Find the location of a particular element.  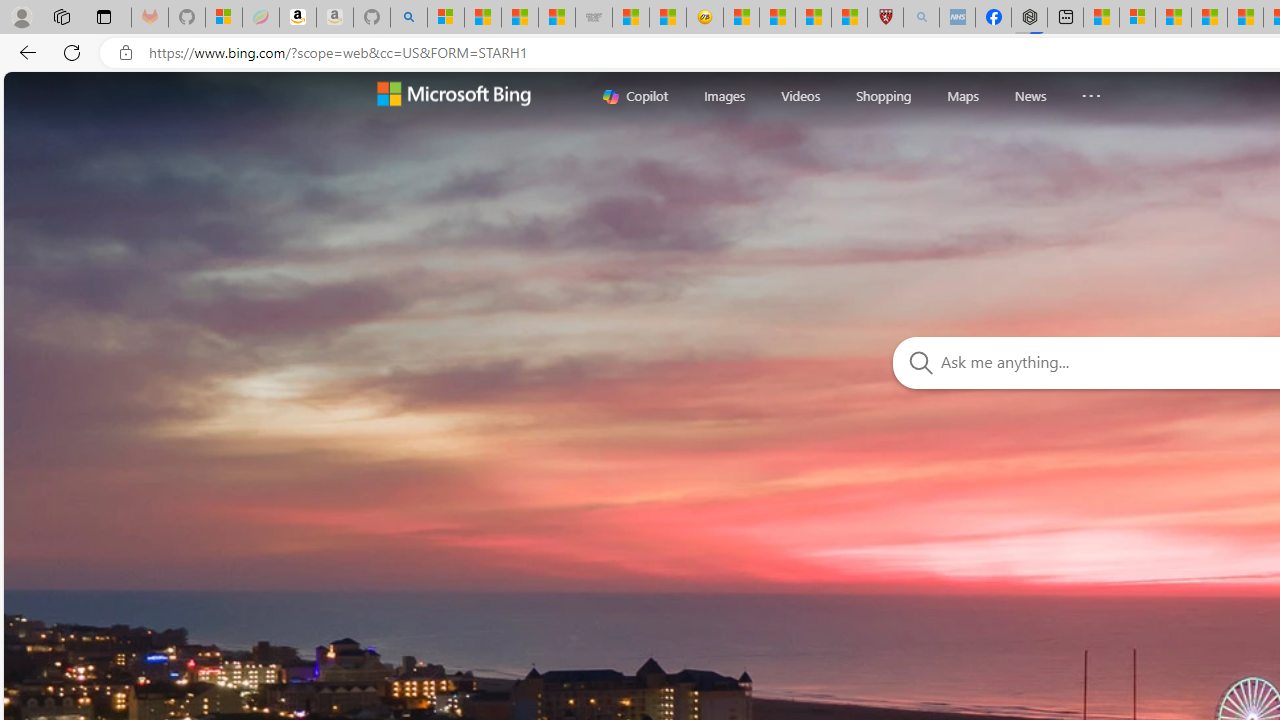

'Welcome to Bing Search' is located at coordinates (452, 96).